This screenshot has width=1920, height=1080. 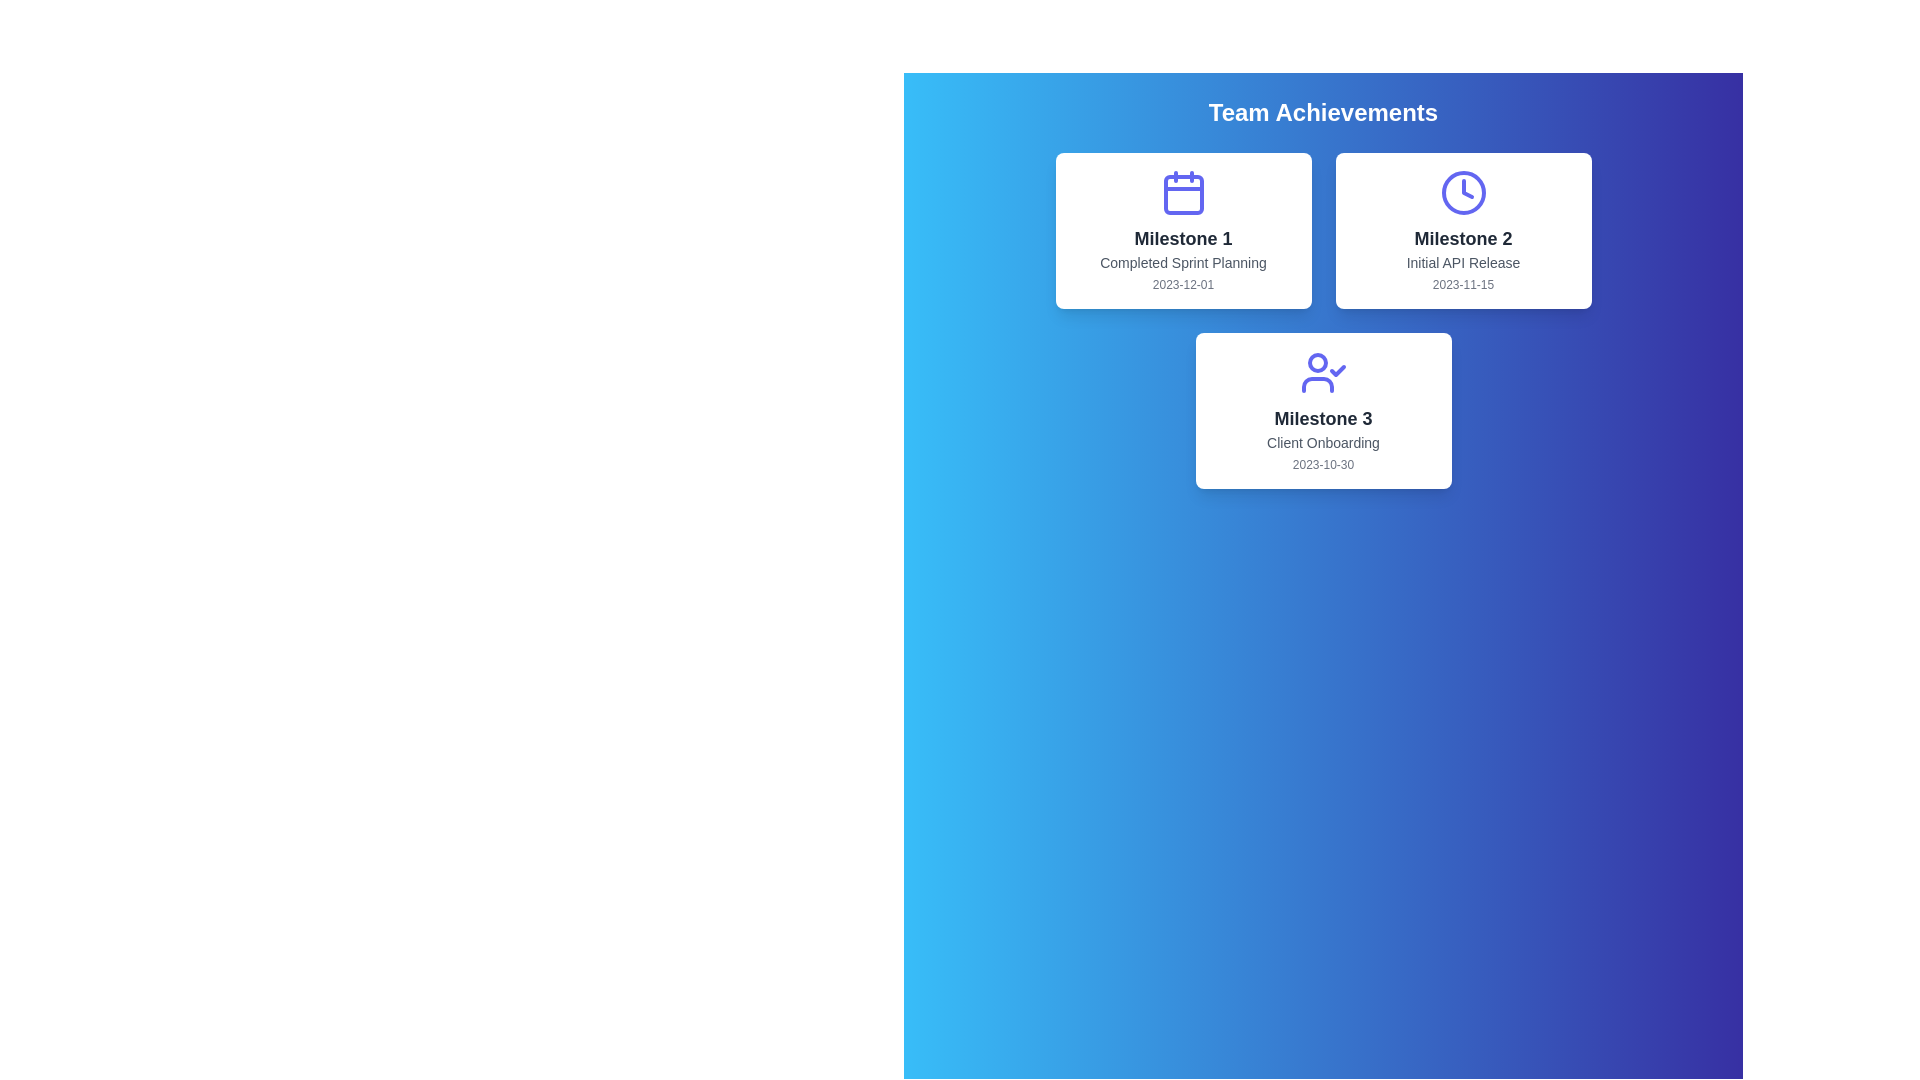 What do you see at coordinates (1183, 195) in the screenshot?
I see `the main rectangular SVG element that forms the base structure of the calendar icon located in the 'Milestone 1' card within the 'Team Achievements' section` at bounding box center [1183, 195].